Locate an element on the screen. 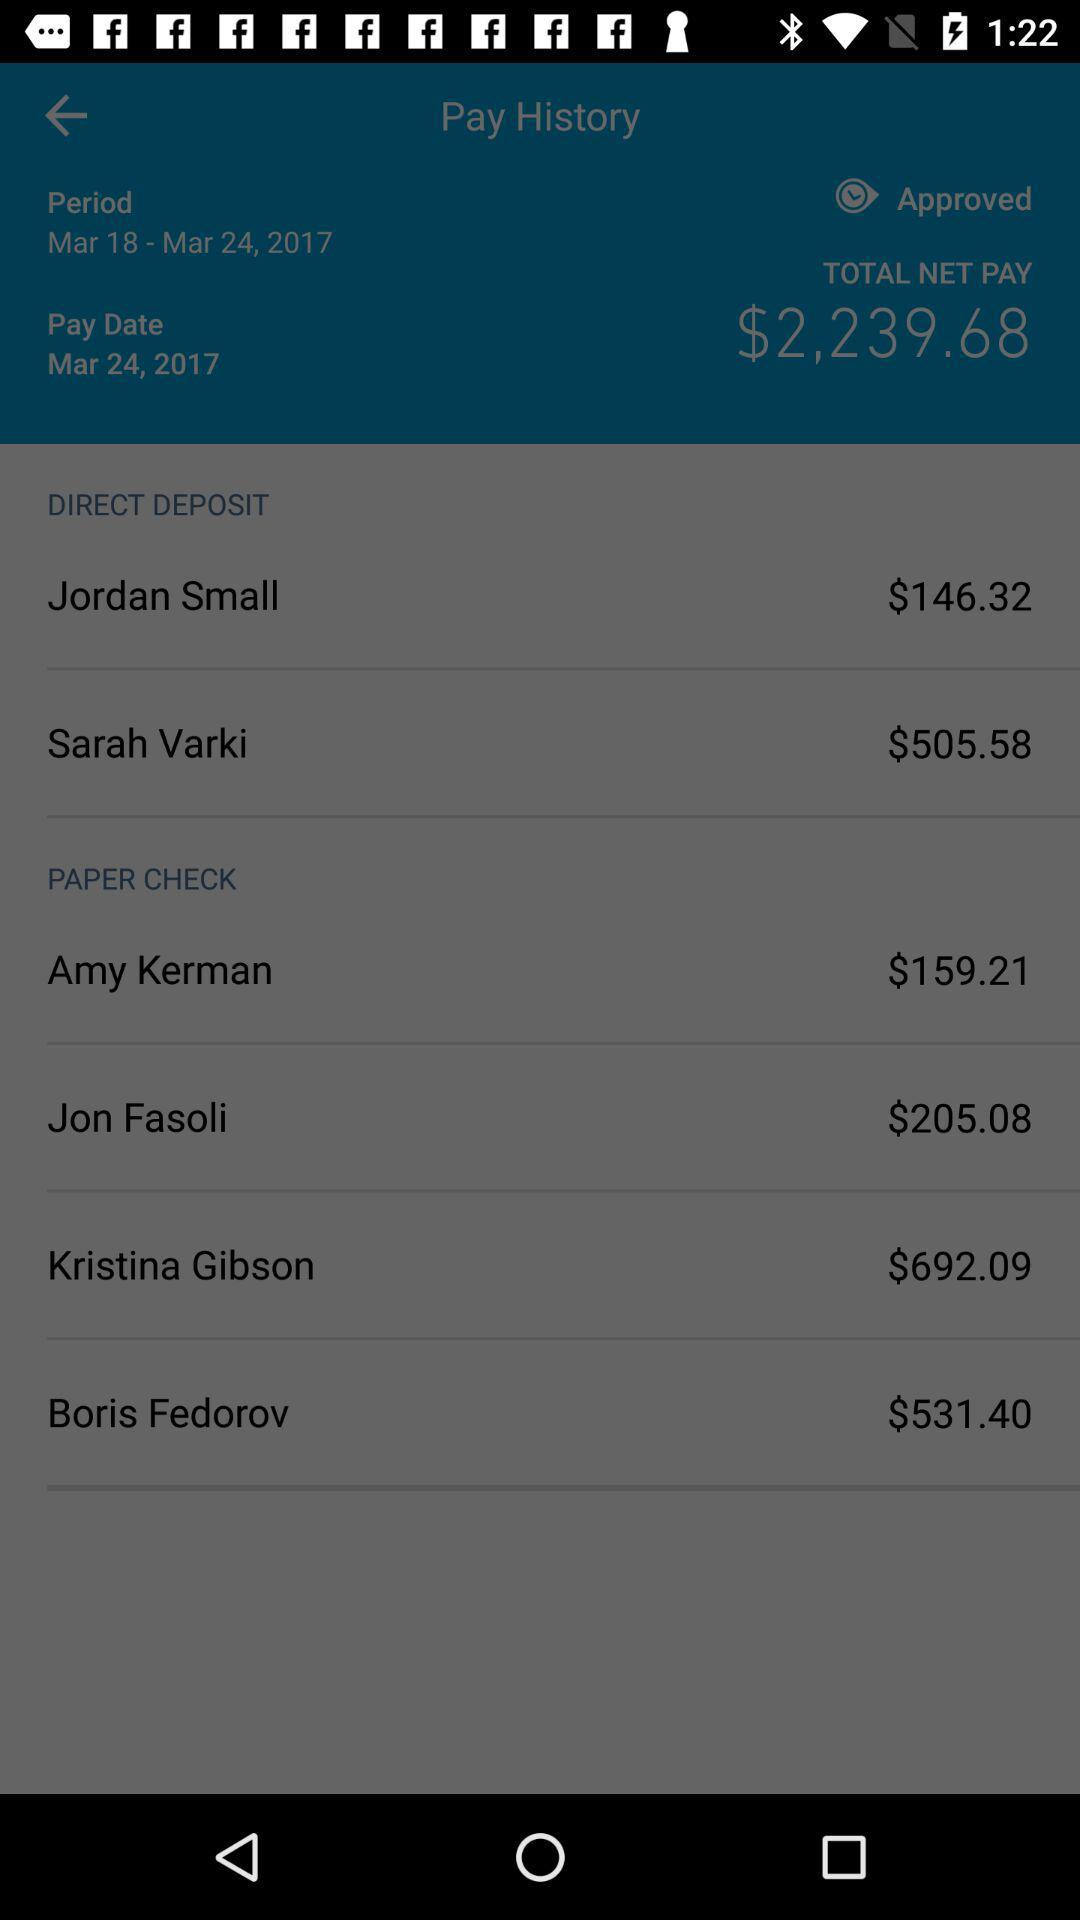 This screenshot has width=1080, height=1920. boris fedorov icon is located at coordinates (293, 1410).